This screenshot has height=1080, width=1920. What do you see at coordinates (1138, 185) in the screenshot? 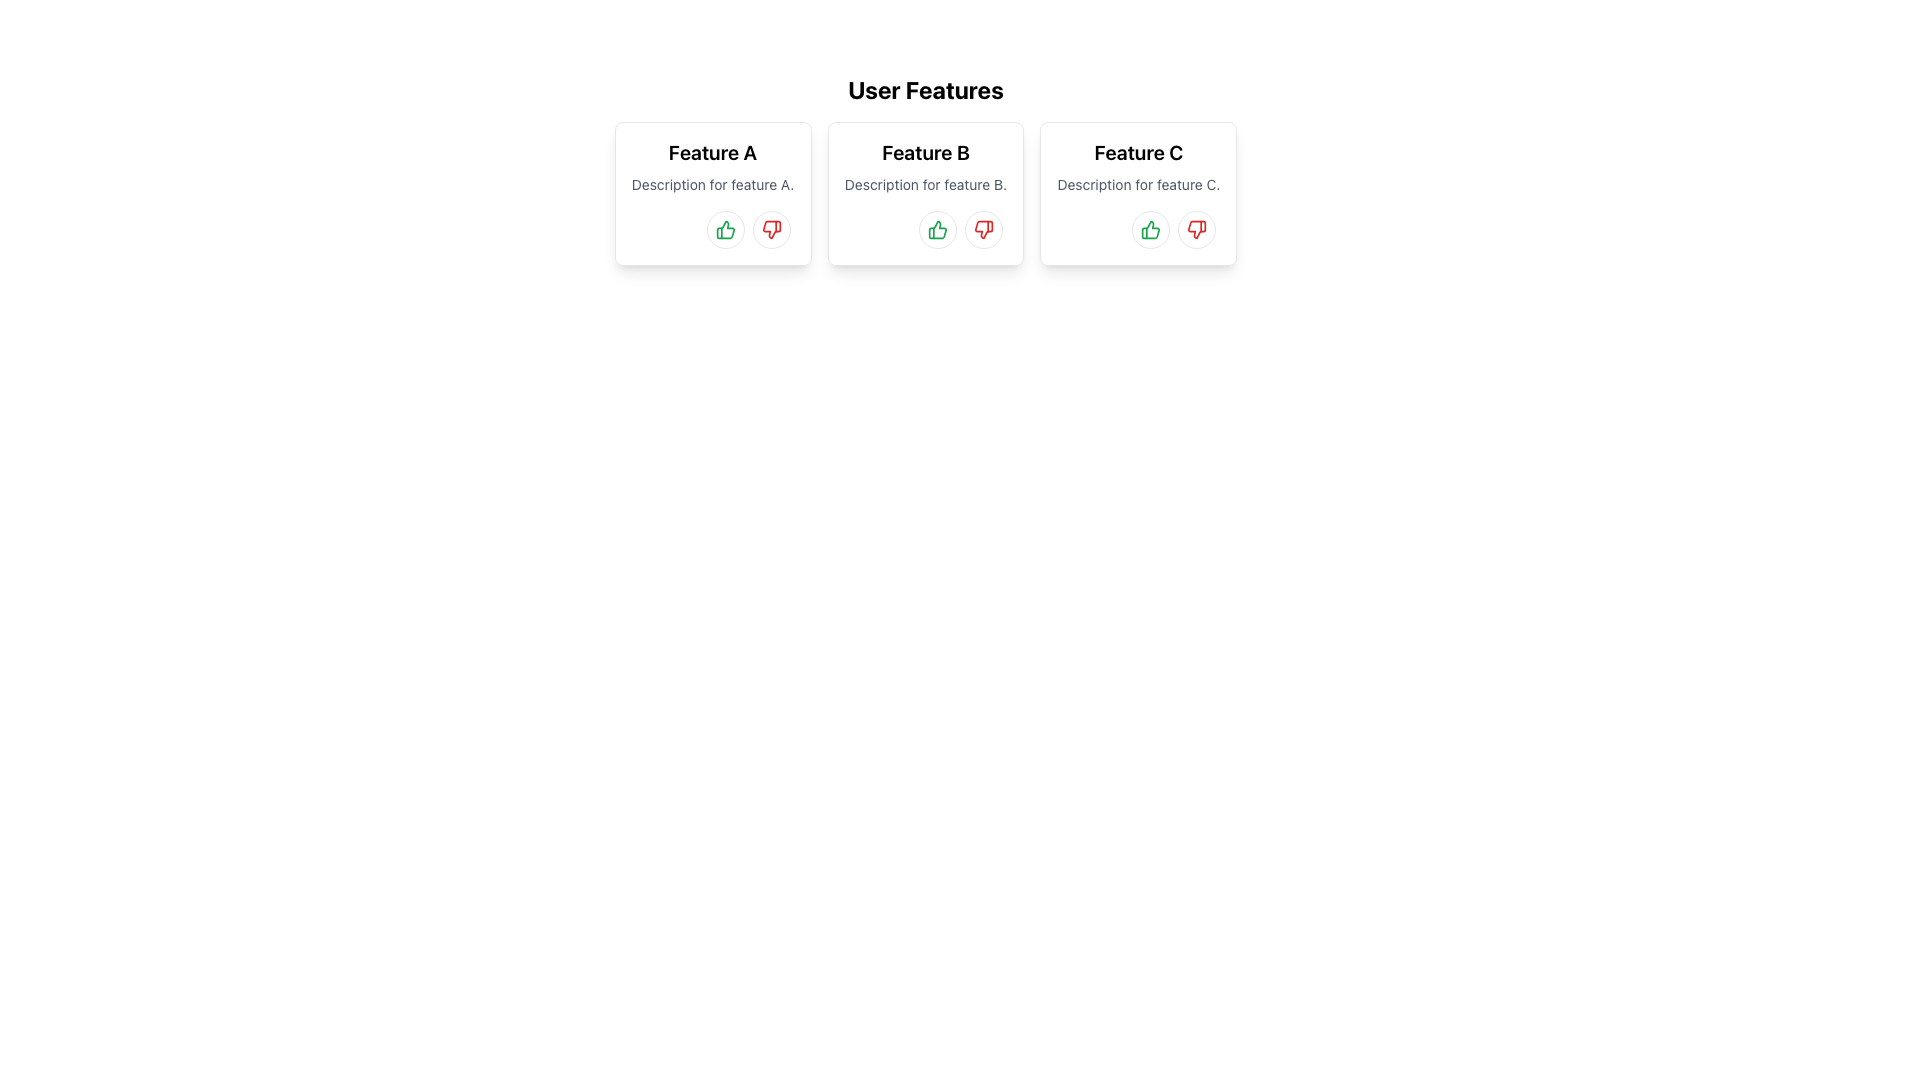
I see `descriptive information text about 'Feature C', which is located in the middle section of the 'Feature C' card, just below the title and above the interactive icon buttons` at bounding box center [1138, 185].